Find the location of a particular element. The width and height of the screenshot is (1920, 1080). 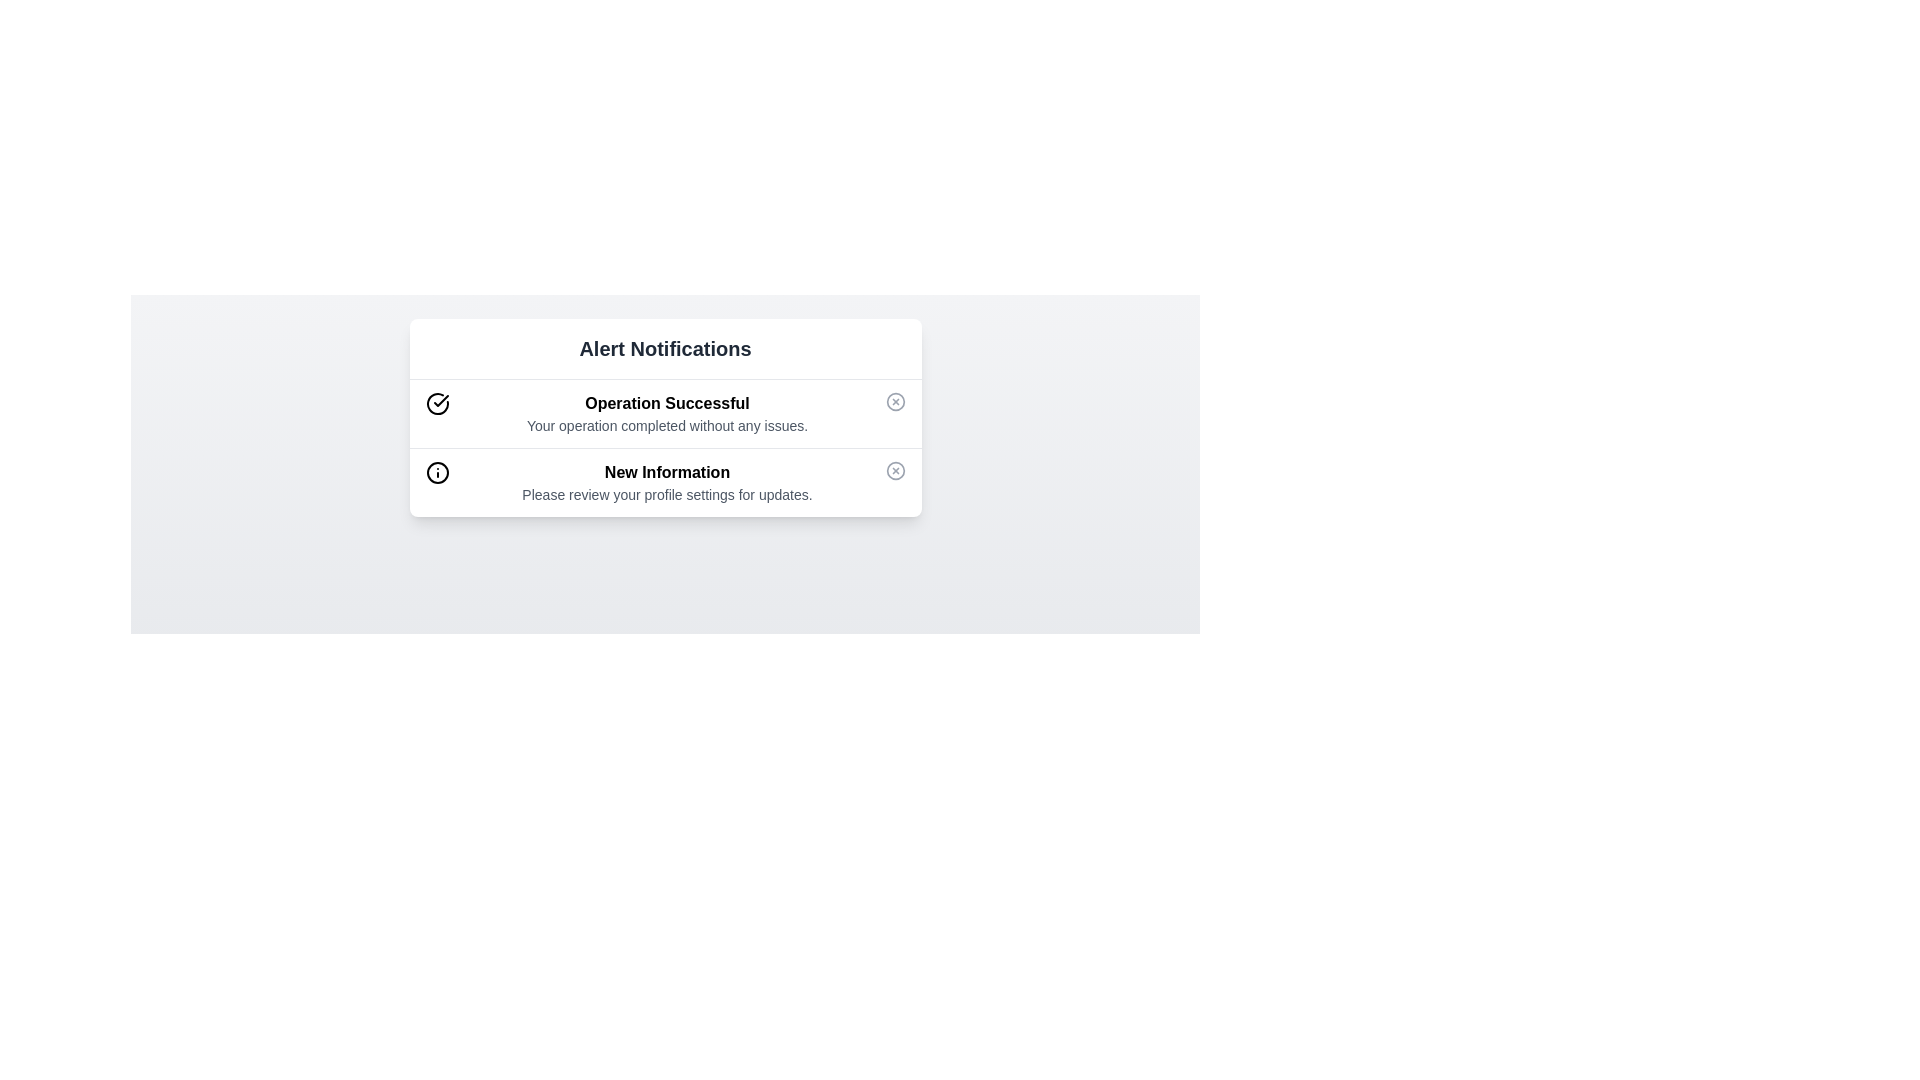

the surrounding area of the SVG Circle that serves as the background for the information icon in the 'New Information' notification row is located at coordinates (436, 473).